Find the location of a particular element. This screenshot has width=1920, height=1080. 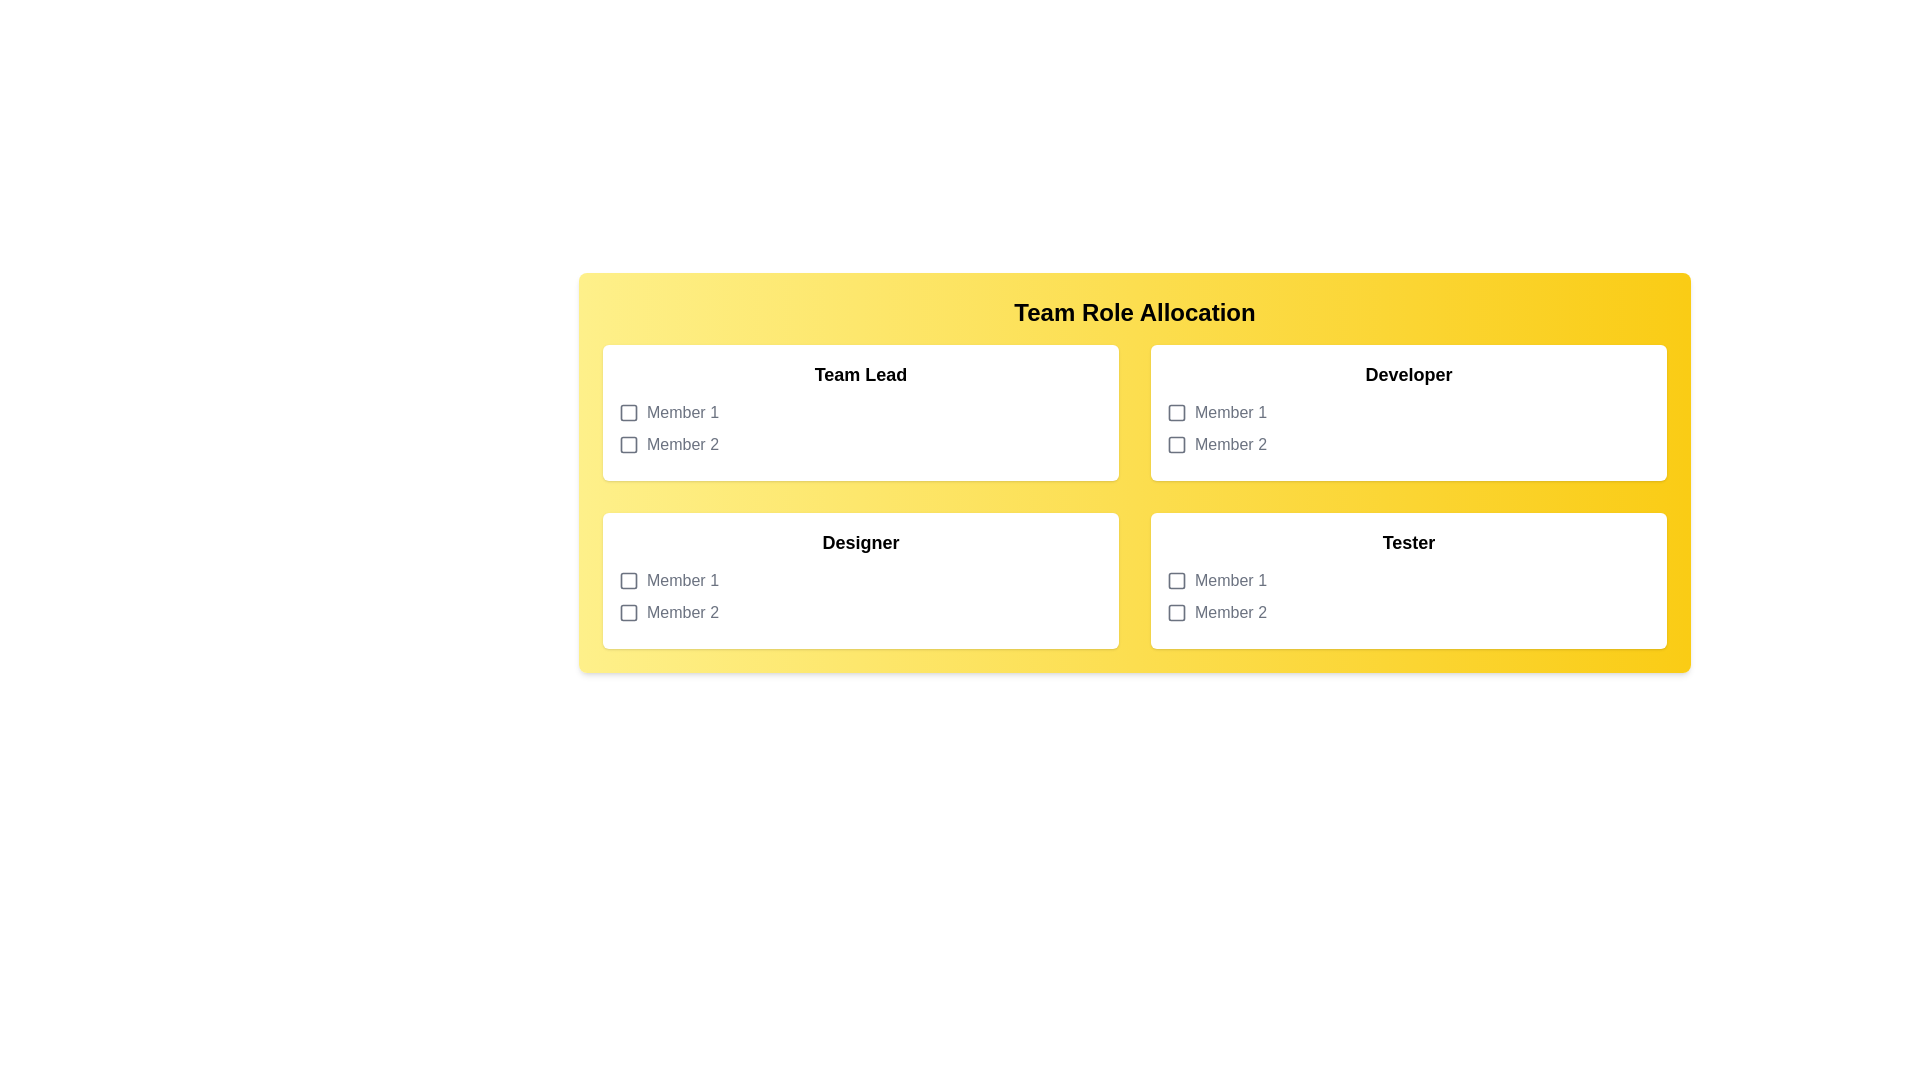

the icon next to Developer for Member 2 to toggle selection is located at coordinates (1176, 443).